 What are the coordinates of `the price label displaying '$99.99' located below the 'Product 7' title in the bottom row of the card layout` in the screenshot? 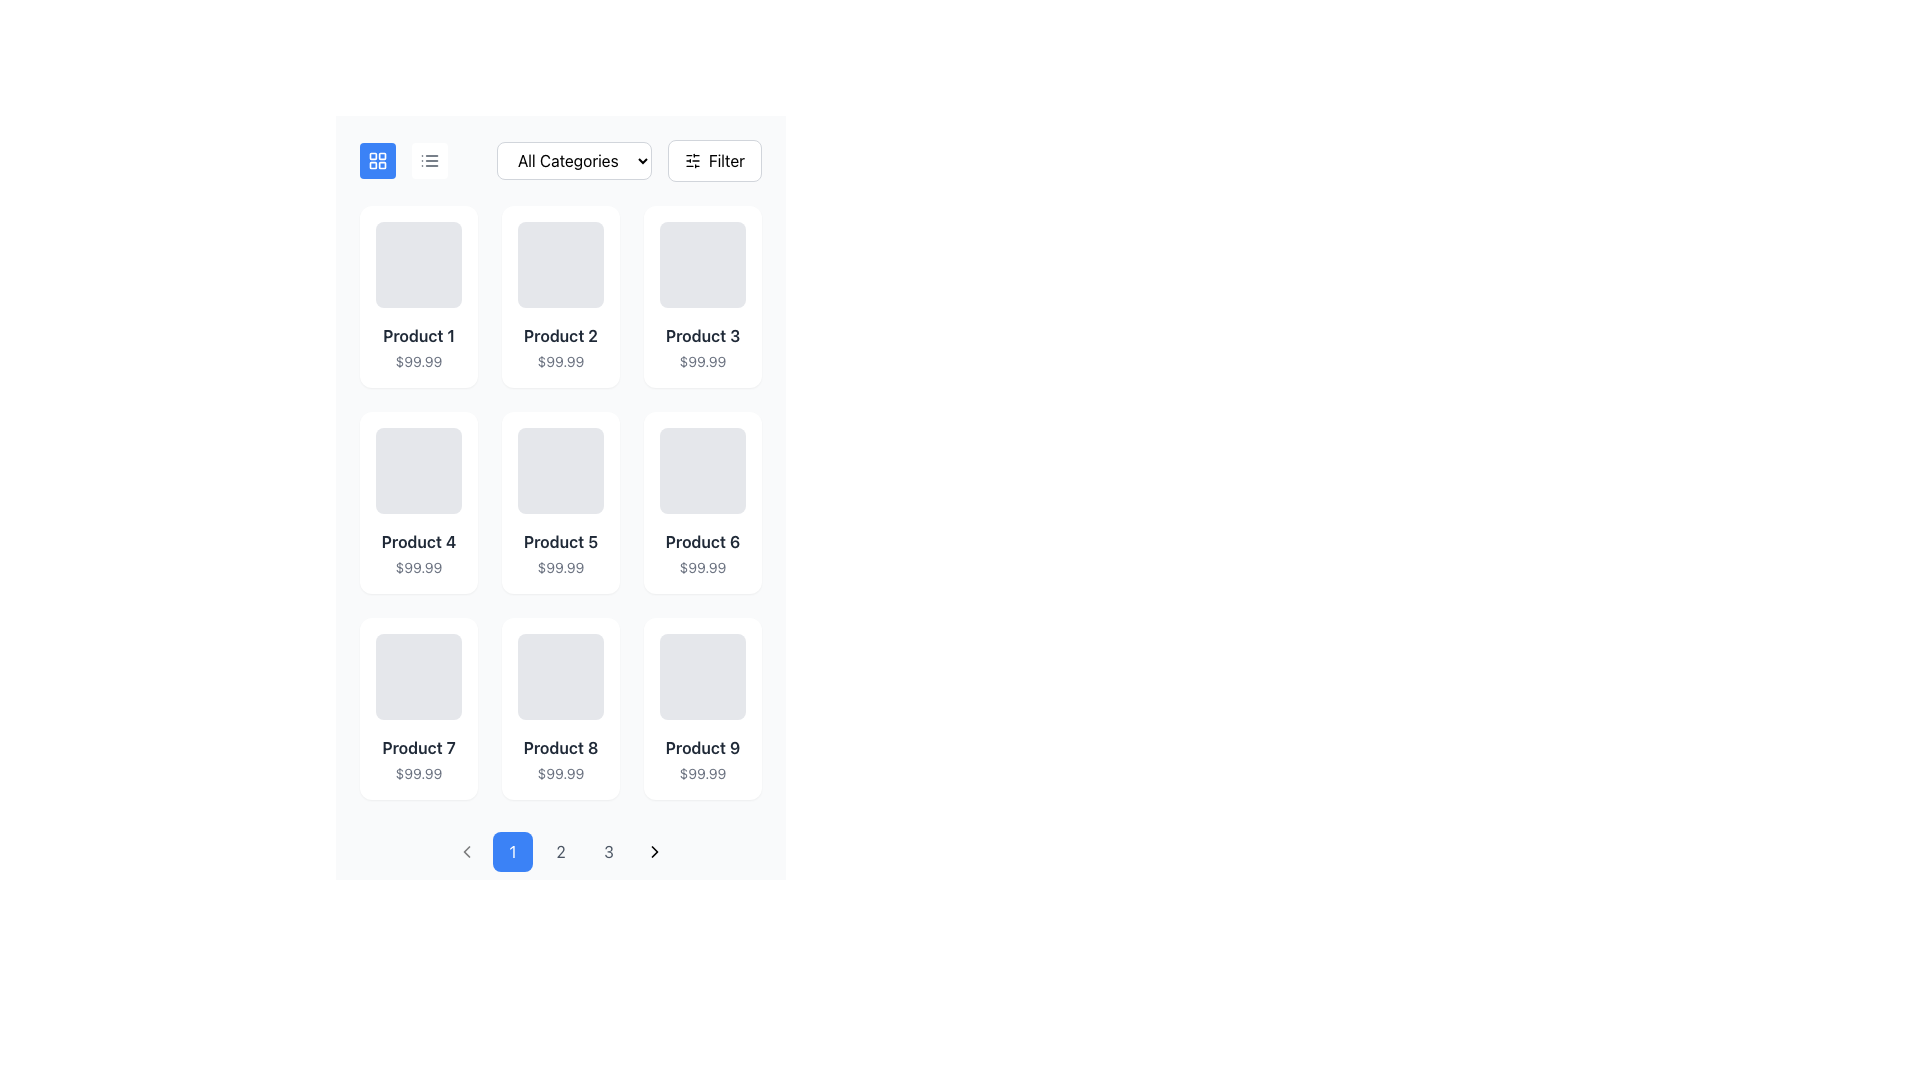 It's located at (417, 773).